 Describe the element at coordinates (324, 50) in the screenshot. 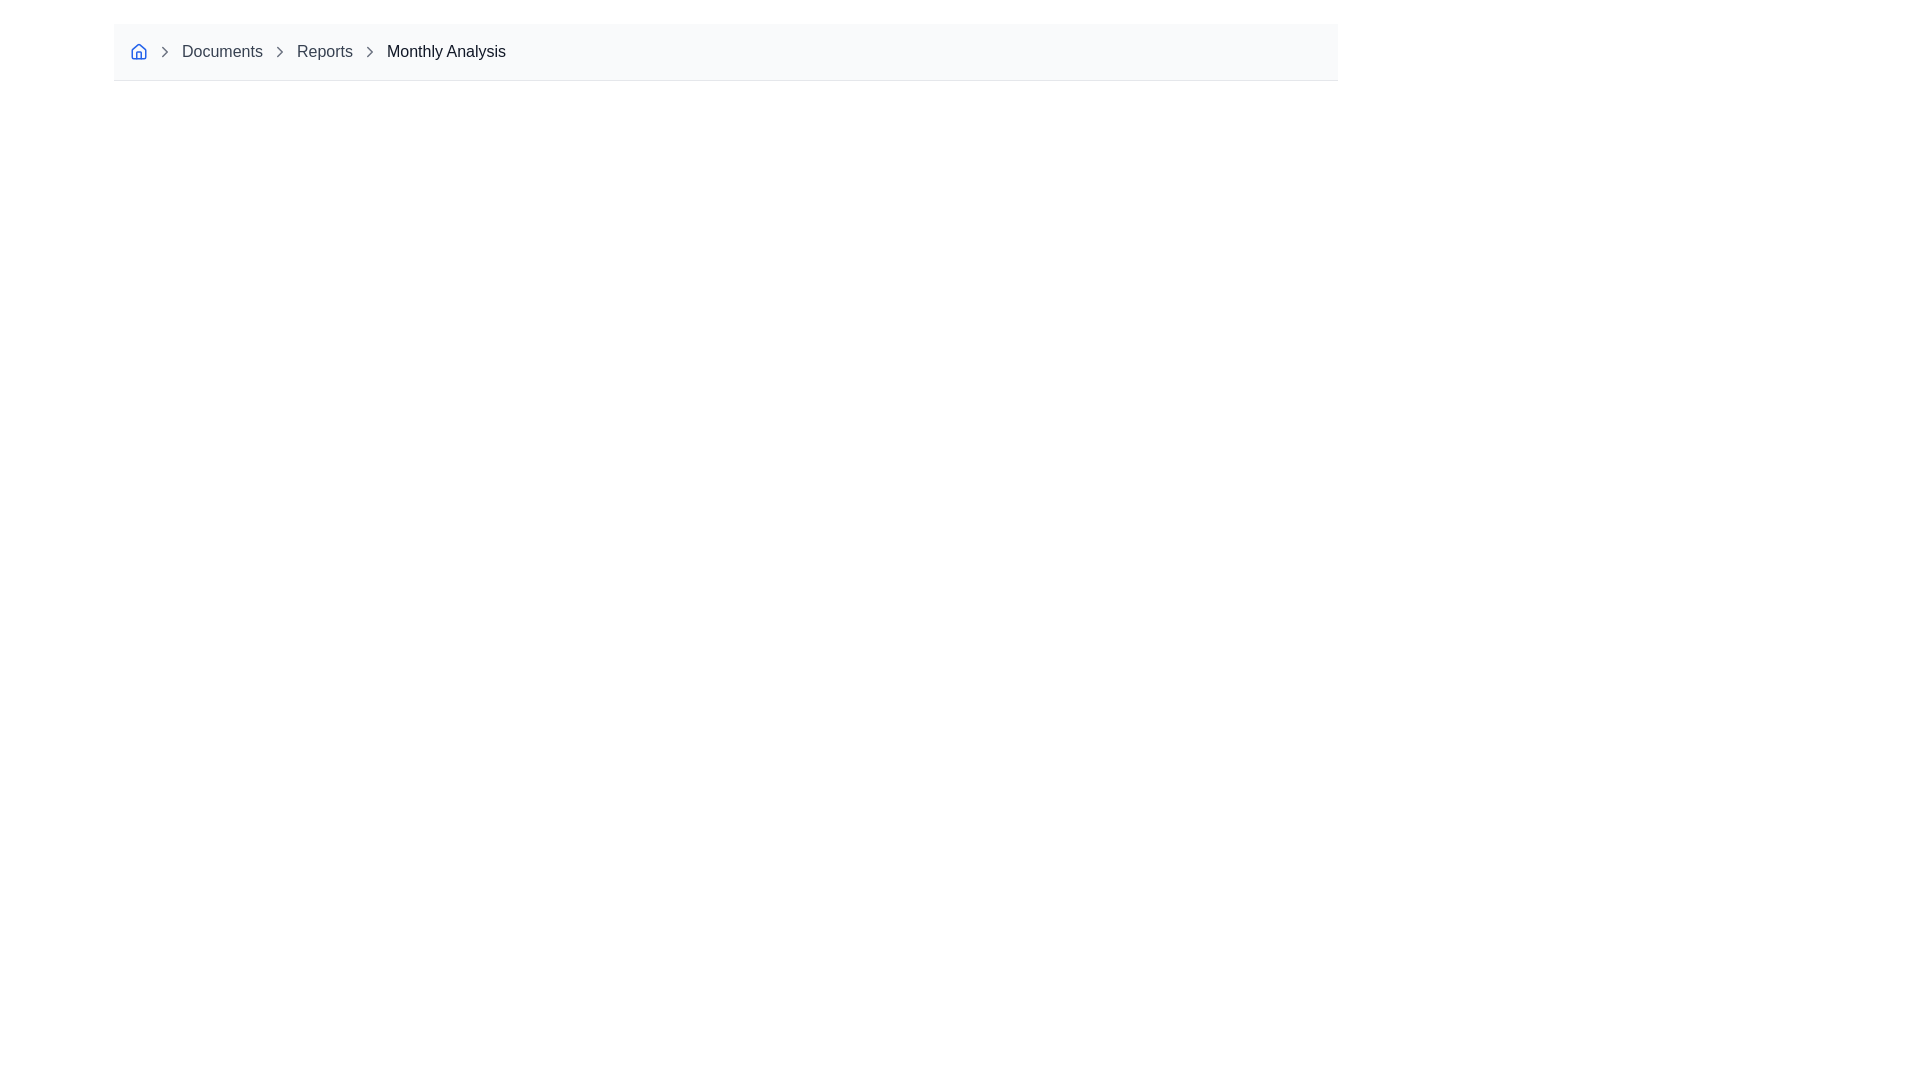

I see `the 'Reports' text link in the breadcrumb navigation` at that location.